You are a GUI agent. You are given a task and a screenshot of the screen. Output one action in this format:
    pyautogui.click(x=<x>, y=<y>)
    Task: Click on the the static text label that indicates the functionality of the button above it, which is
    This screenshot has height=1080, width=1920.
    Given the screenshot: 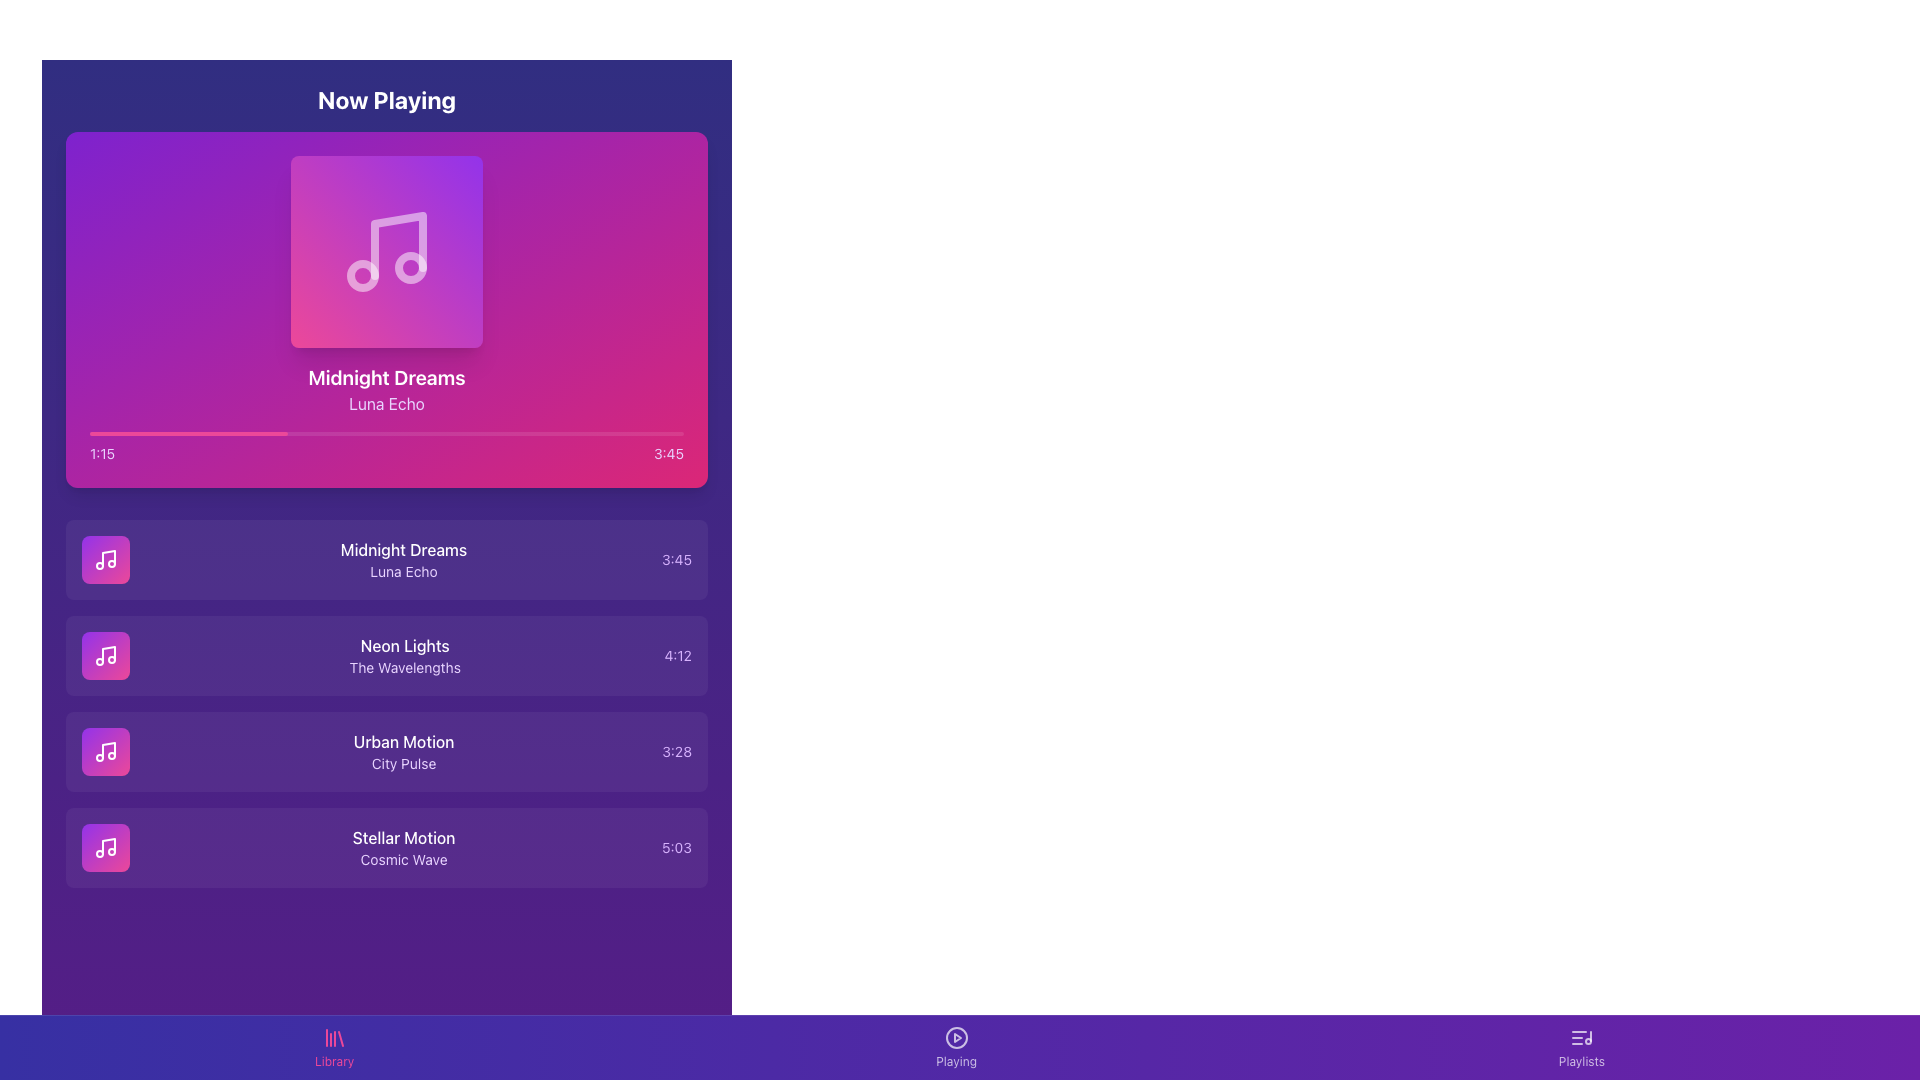 What is the action you would take?
    pyautogui.click(x=955, y=1060)
    